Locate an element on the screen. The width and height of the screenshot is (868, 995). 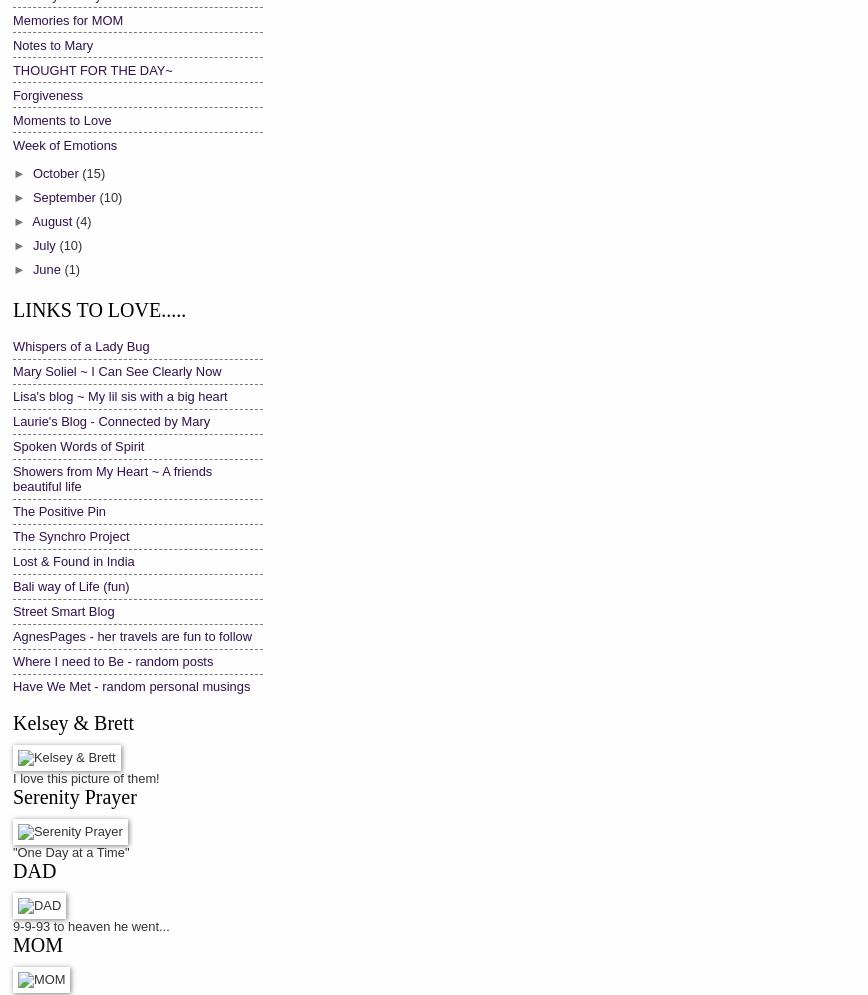
'Moments to Love' is located at coordinates (61, 118).